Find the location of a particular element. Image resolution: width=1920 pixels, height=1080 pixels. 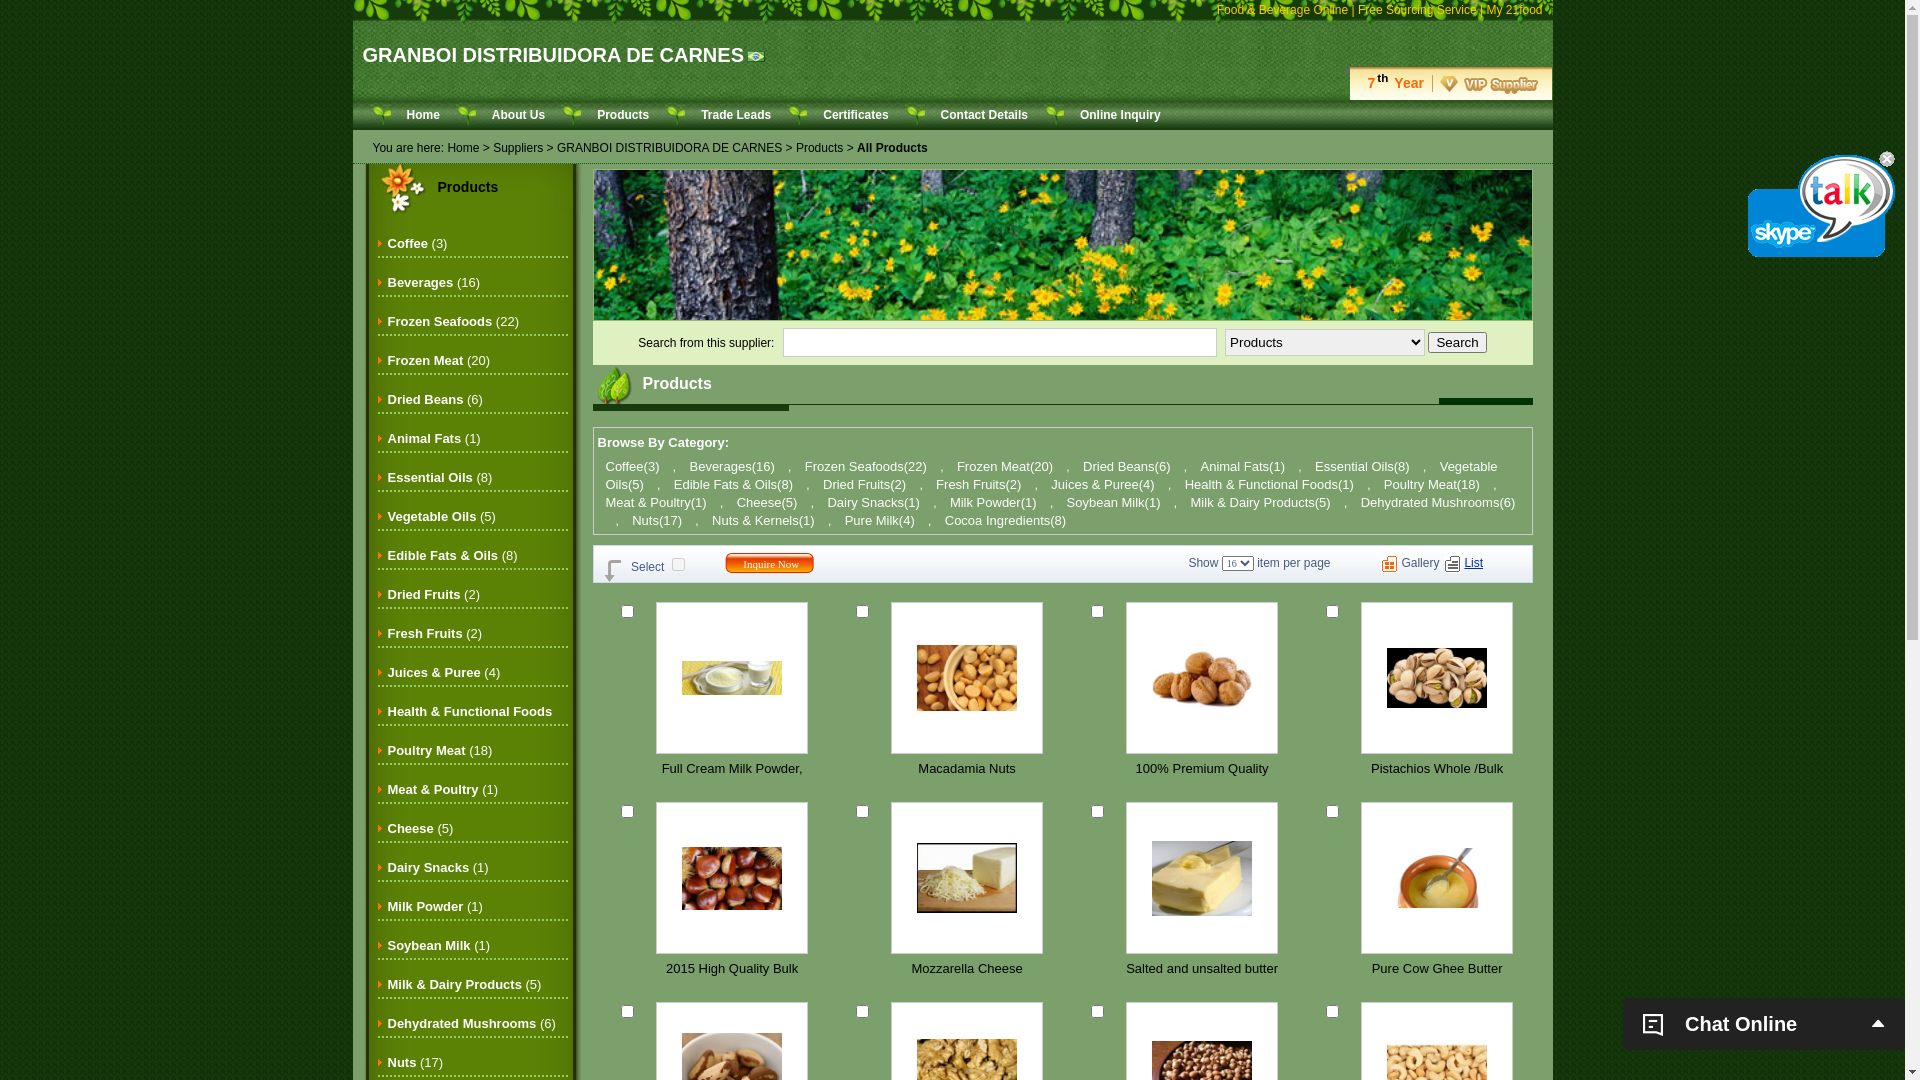

'Contact Details' is located at coordinates (984, 115).